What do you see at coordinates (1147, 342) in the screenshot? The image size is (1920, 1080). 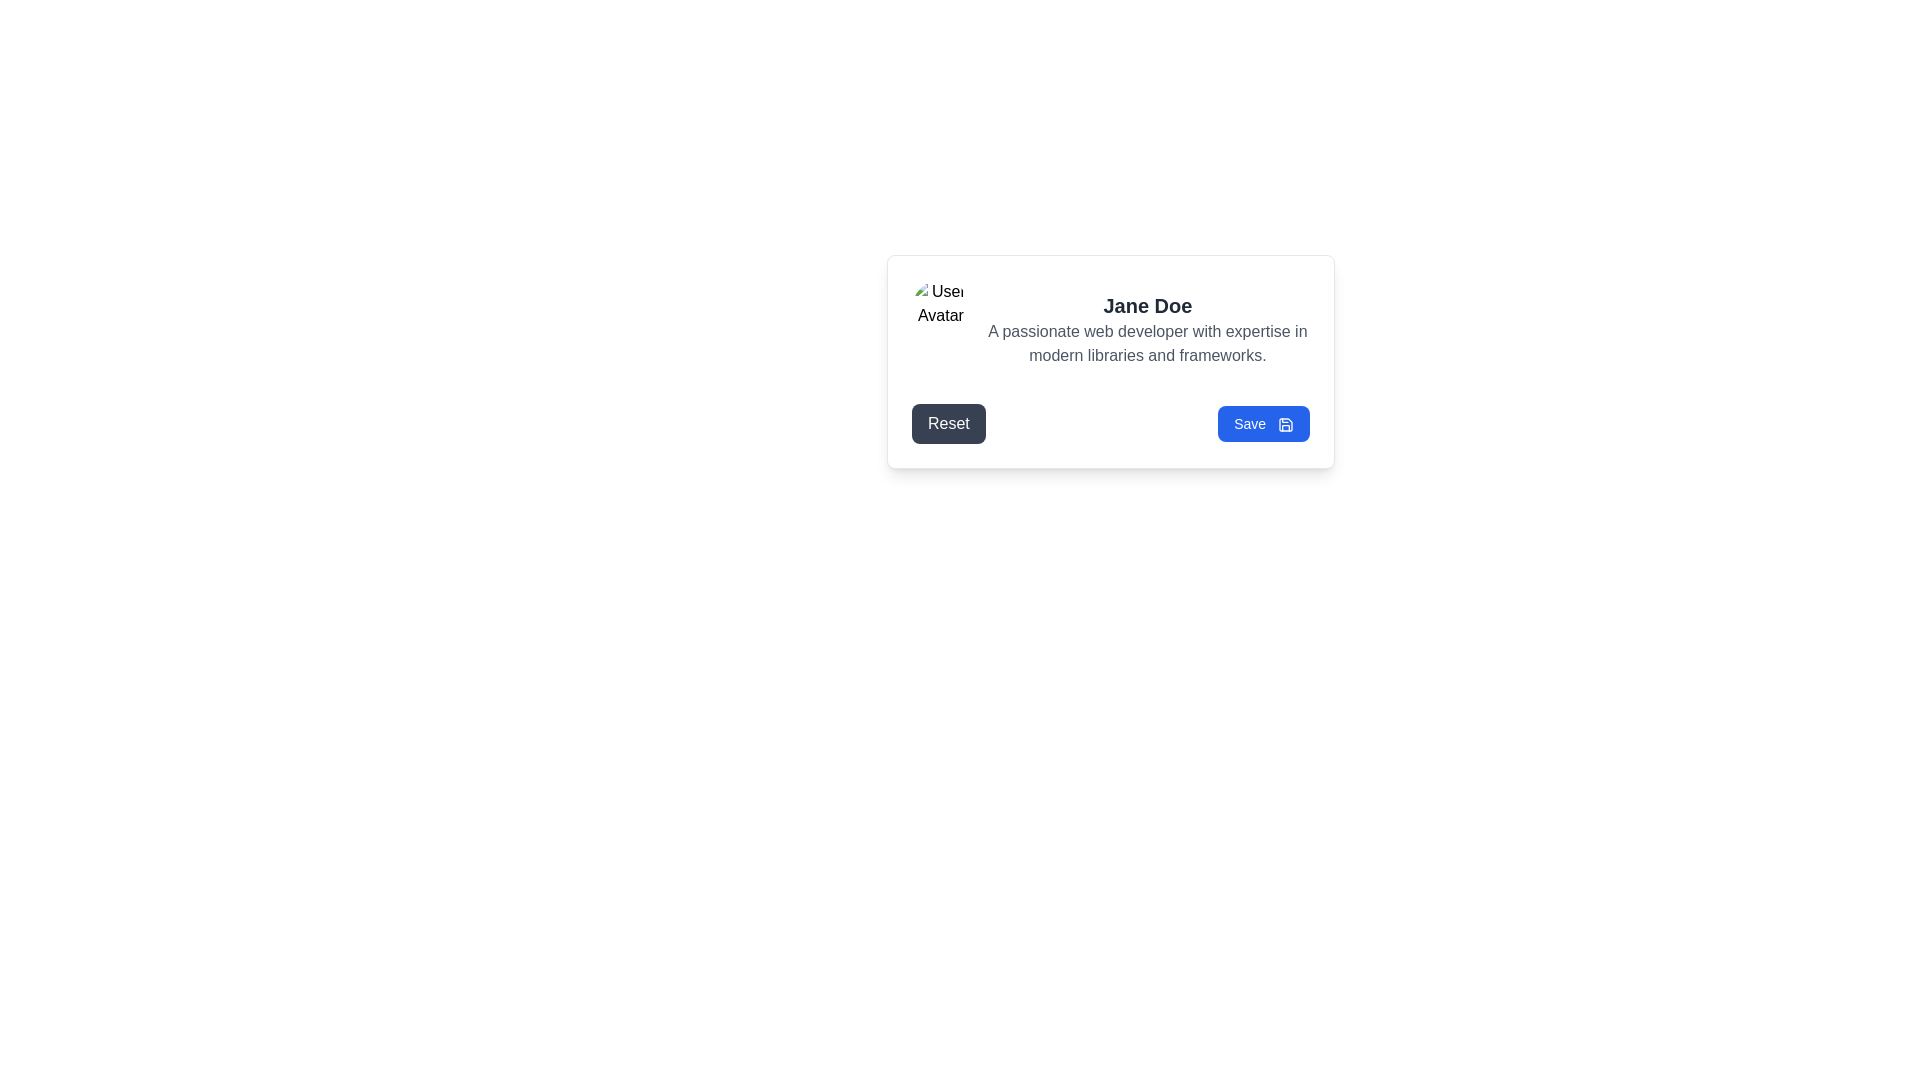 I see `the text display element that describes professional expertise, which reads 'A passionate web developer with expertise in modern libraries and frameworks.' This element is located beneath the name 'Jane Doe' in the user profile section` at bounding box center [1147, 342].